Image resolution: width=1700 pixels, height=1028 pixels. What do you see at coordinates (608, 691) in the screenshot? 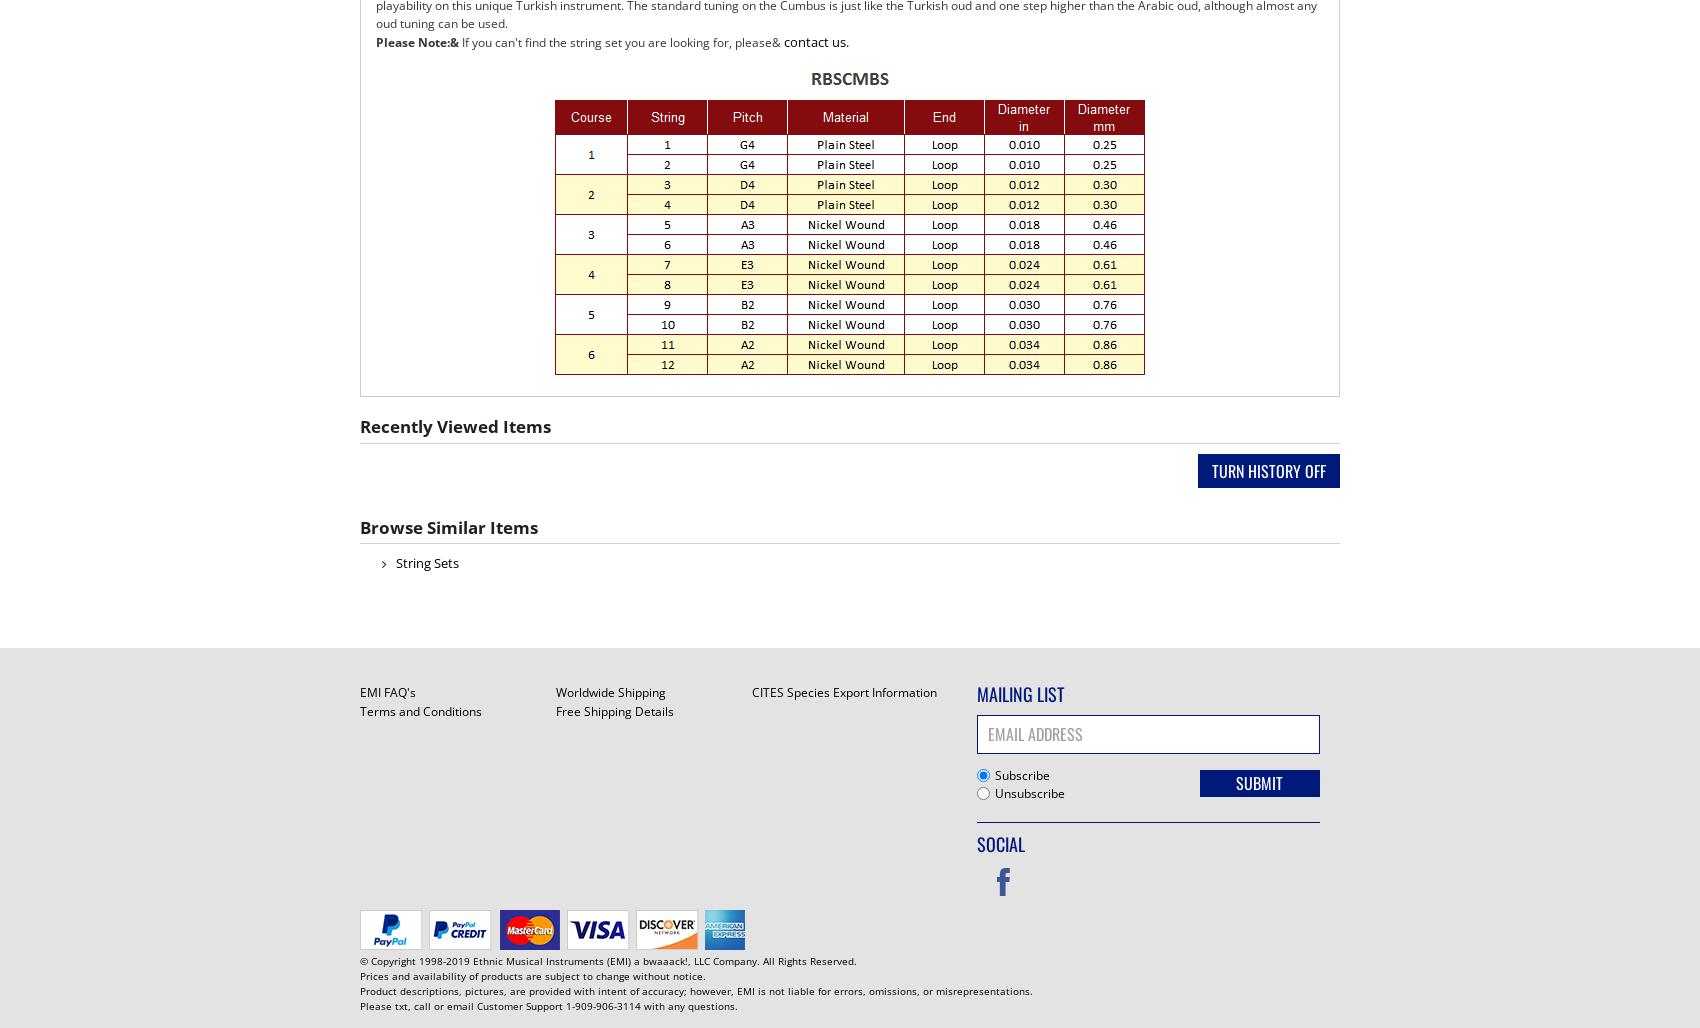
I see `'Worldwide Shipping'` at bounding box center [608, 691].